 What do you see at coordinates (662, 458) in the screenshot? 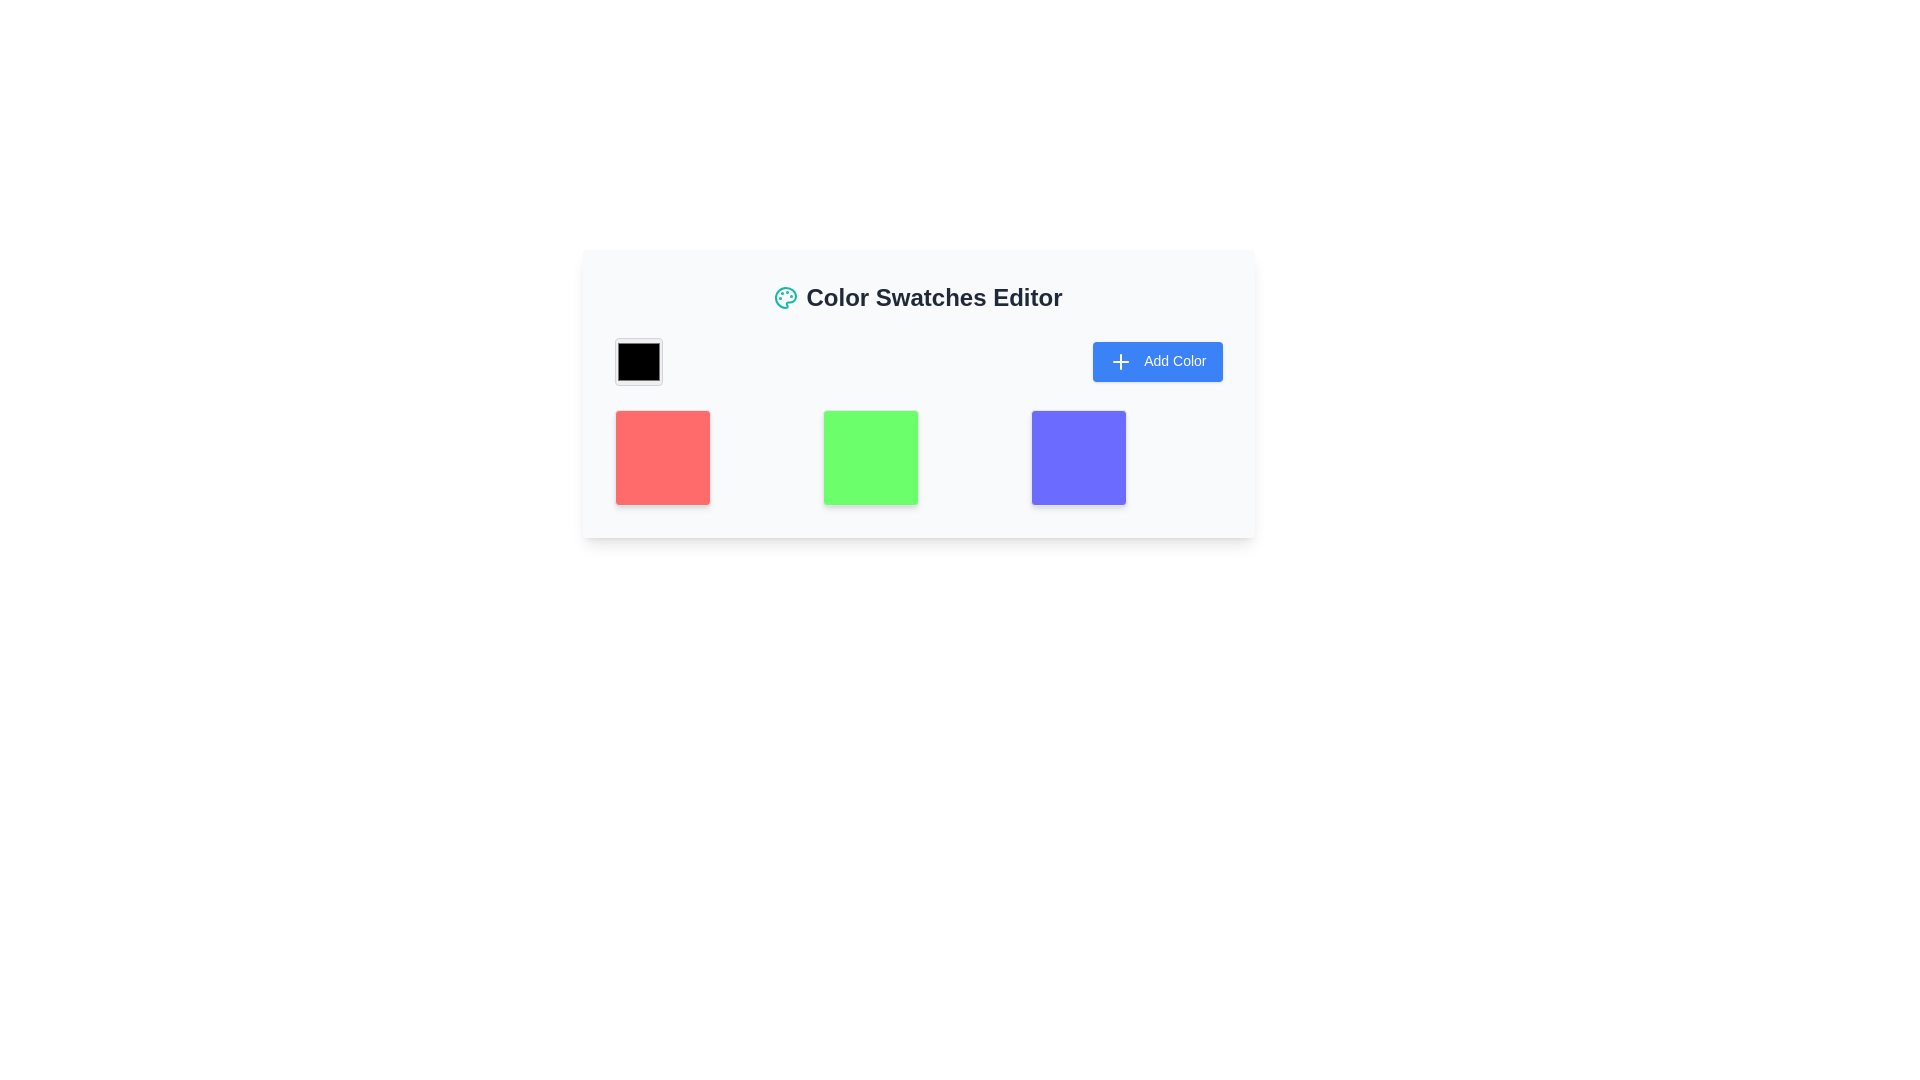
I see `the red color swatch box by clicking on it, which is located in the second position from the left in a horizontal row of color swatches` at bounding box center [662, 458].